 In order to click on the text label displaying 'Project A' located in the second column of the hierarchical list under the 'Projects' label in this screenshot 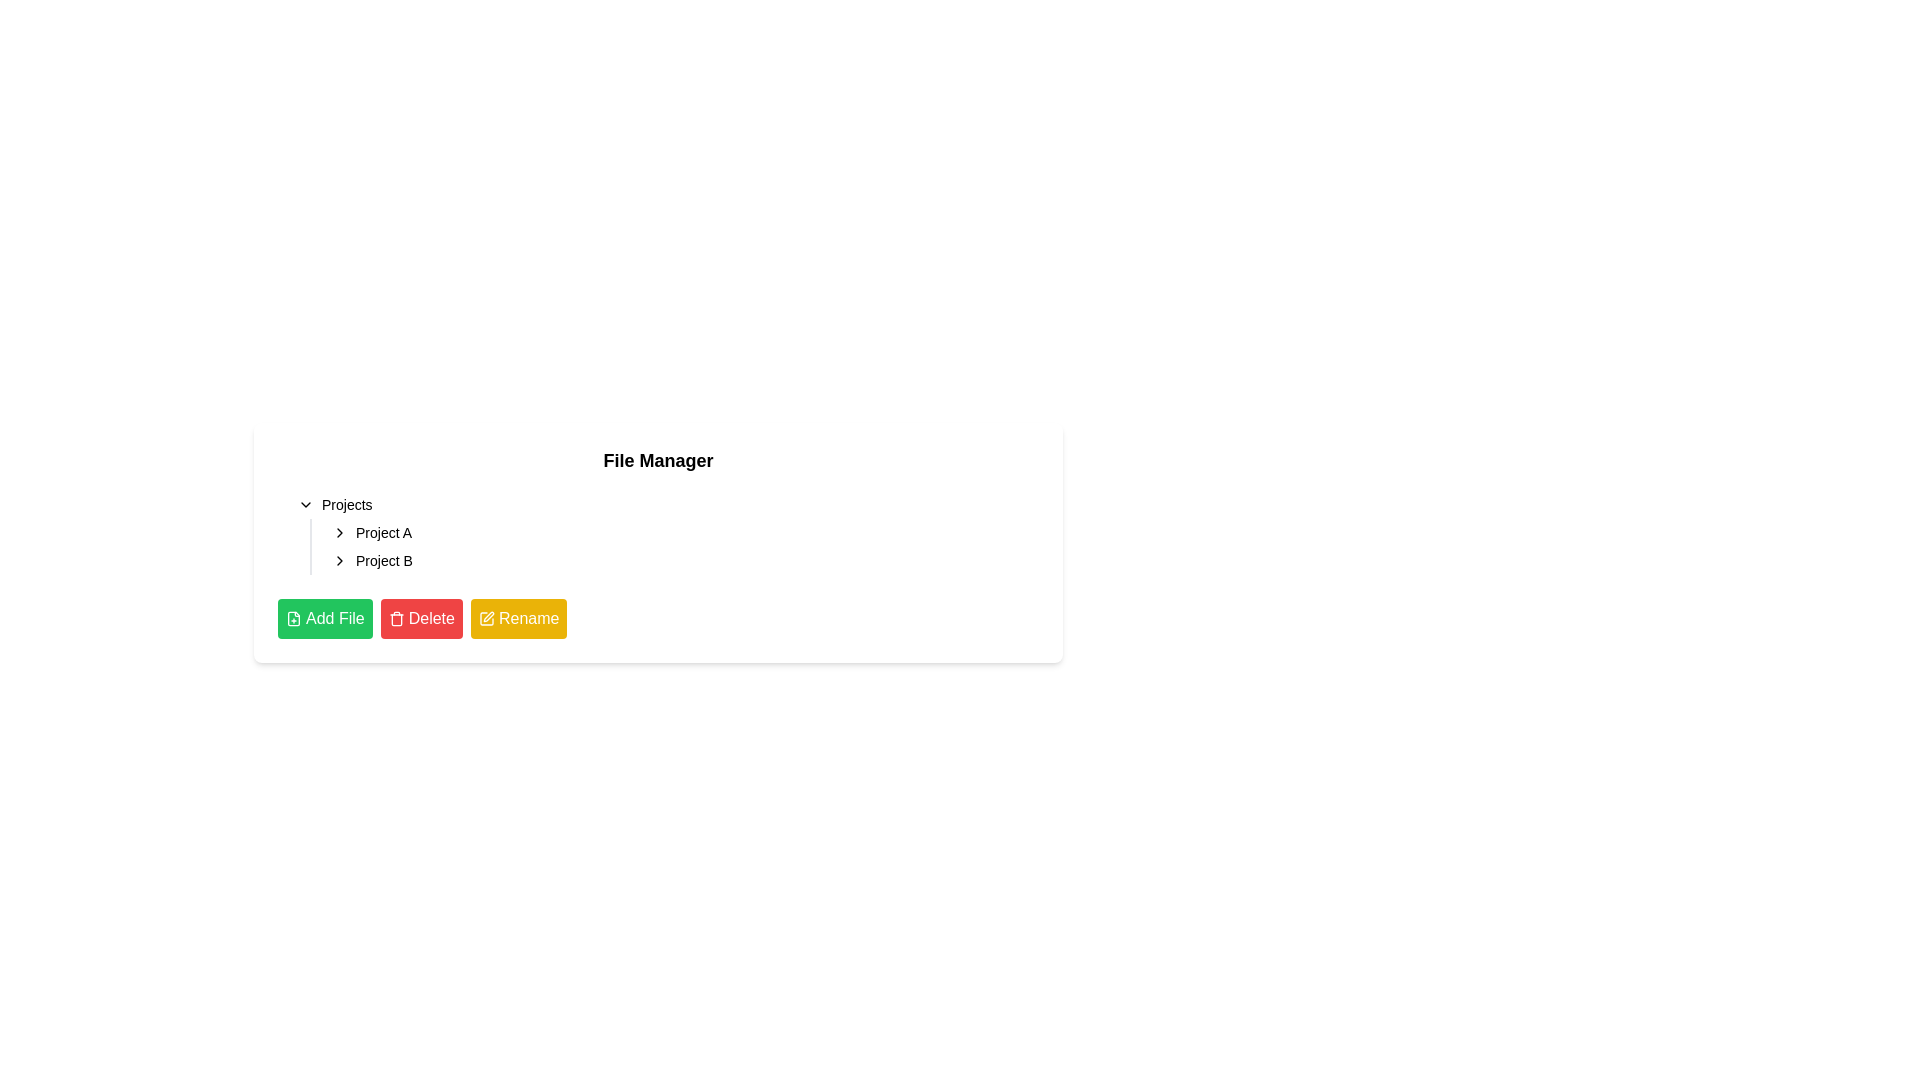, I will do `click(384, 531)`.